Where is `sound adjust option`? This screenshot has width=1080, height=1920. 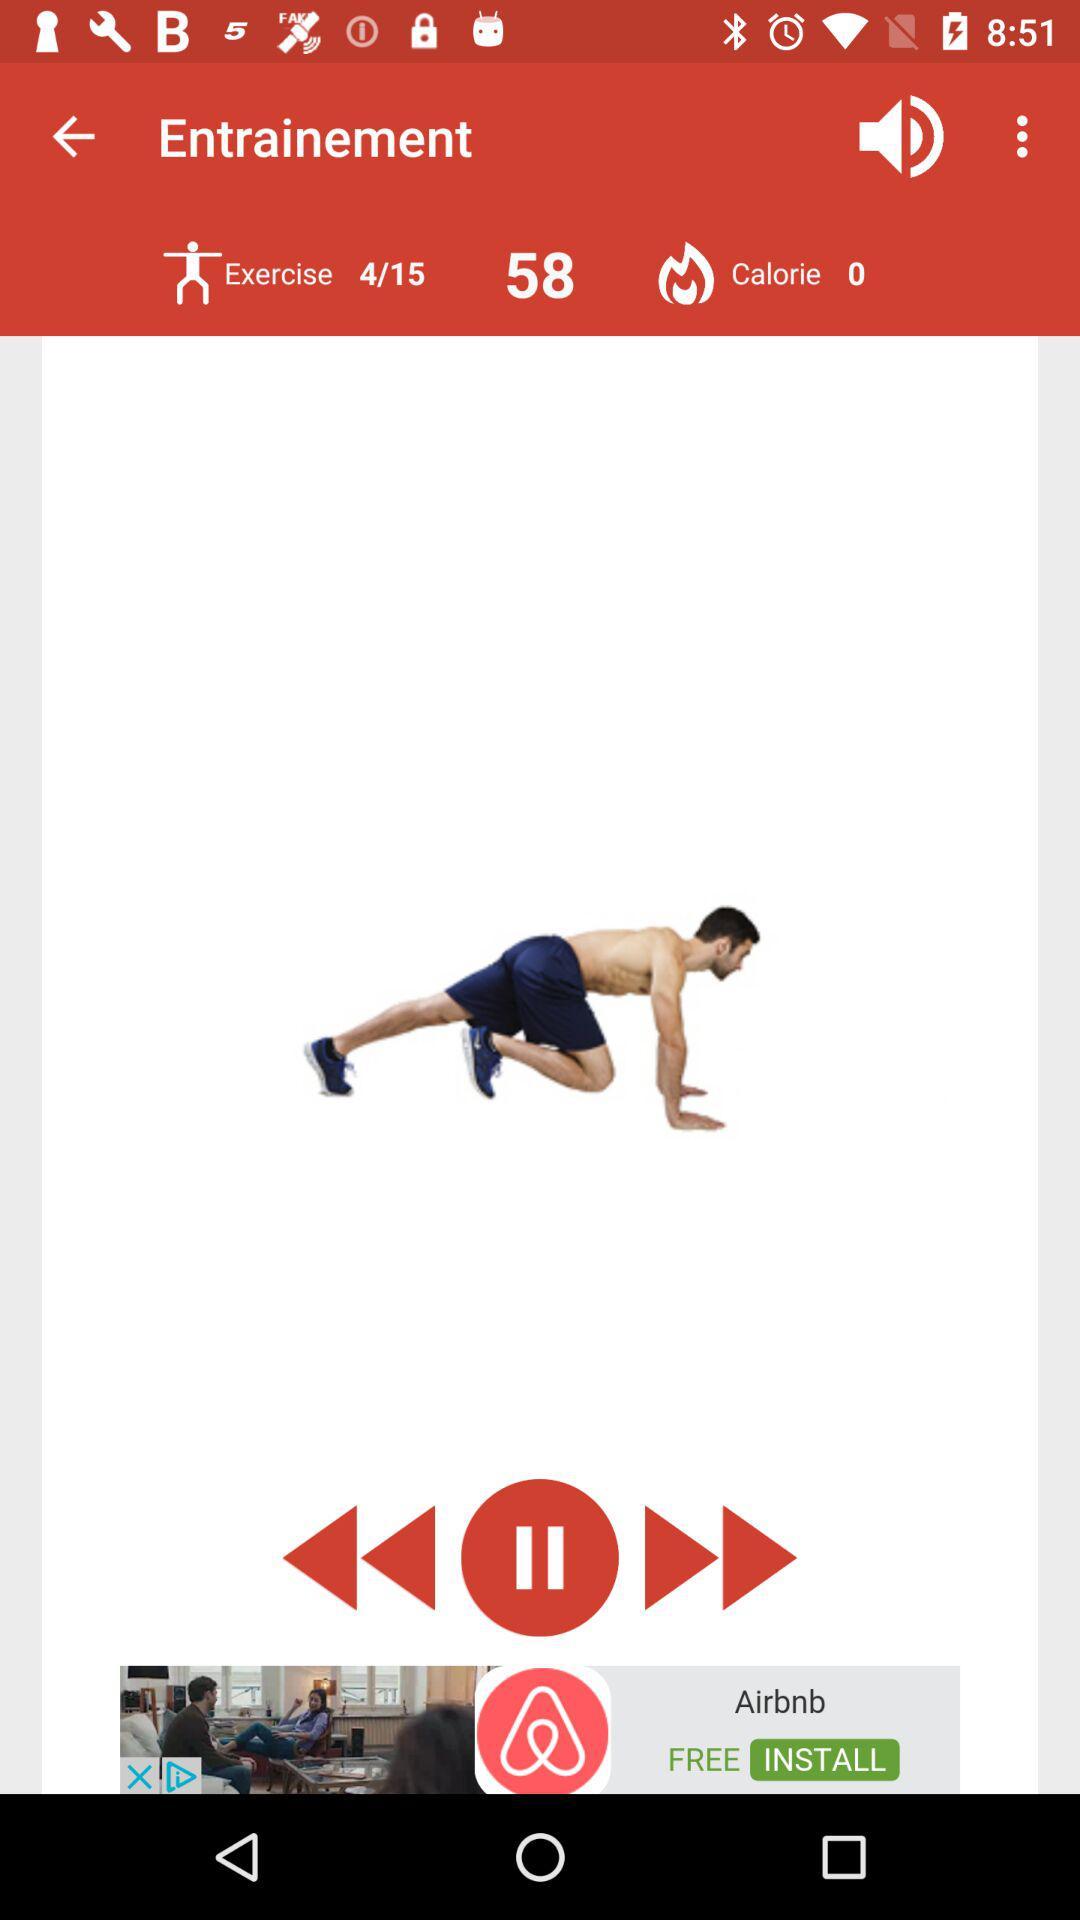
sound adjust option is located at coordinates (901, 135).